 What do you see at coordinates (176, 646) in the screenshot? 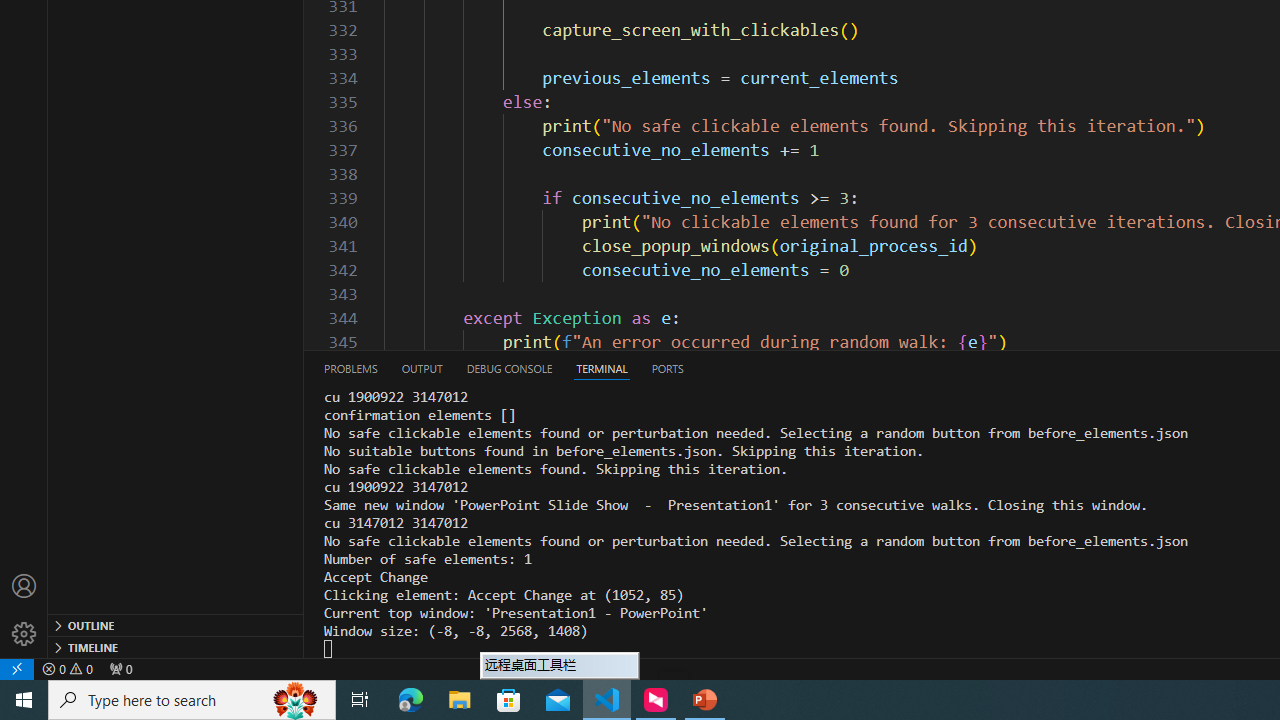
I see `'Timeline Section'` at bounding box center [176, 646].